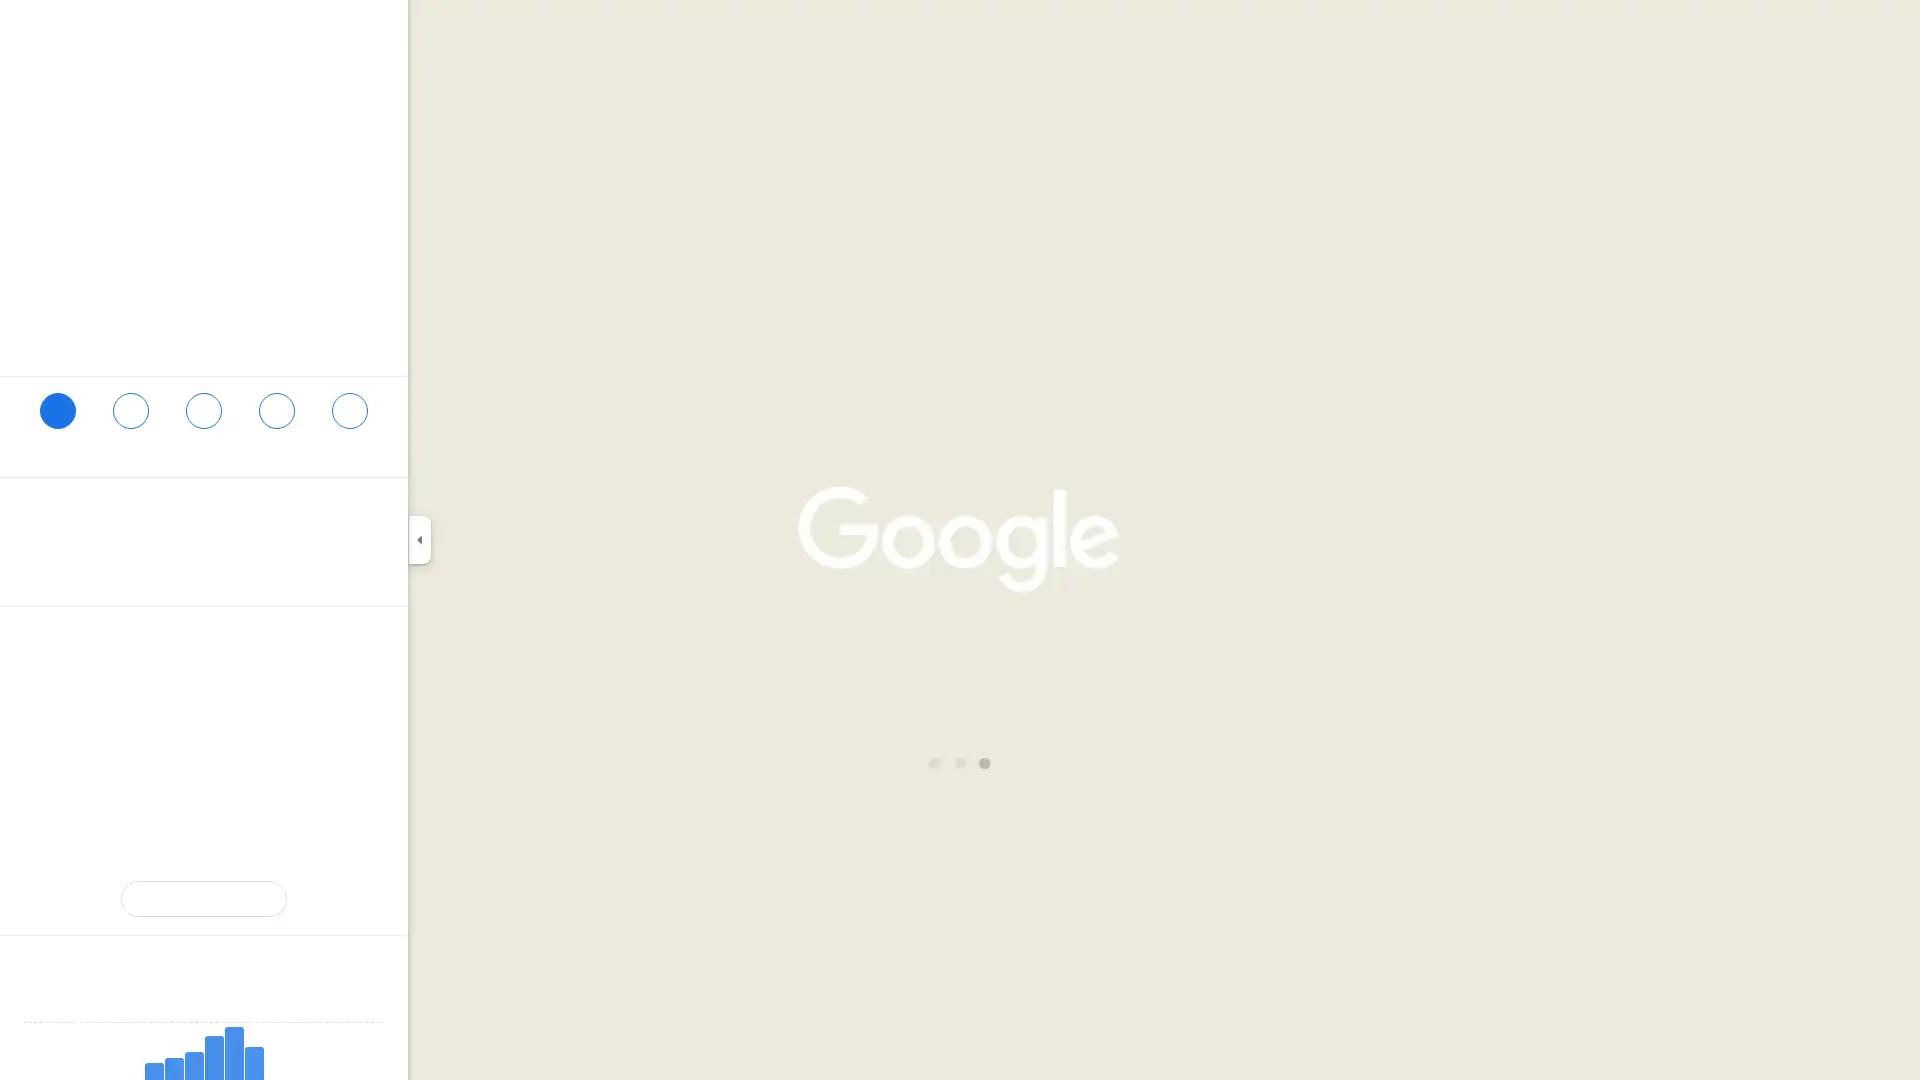 The image size is (1920, 1080). Describe the element at coordinates (73, 329) in the screenshot. I see `4.6 stars` at that location.